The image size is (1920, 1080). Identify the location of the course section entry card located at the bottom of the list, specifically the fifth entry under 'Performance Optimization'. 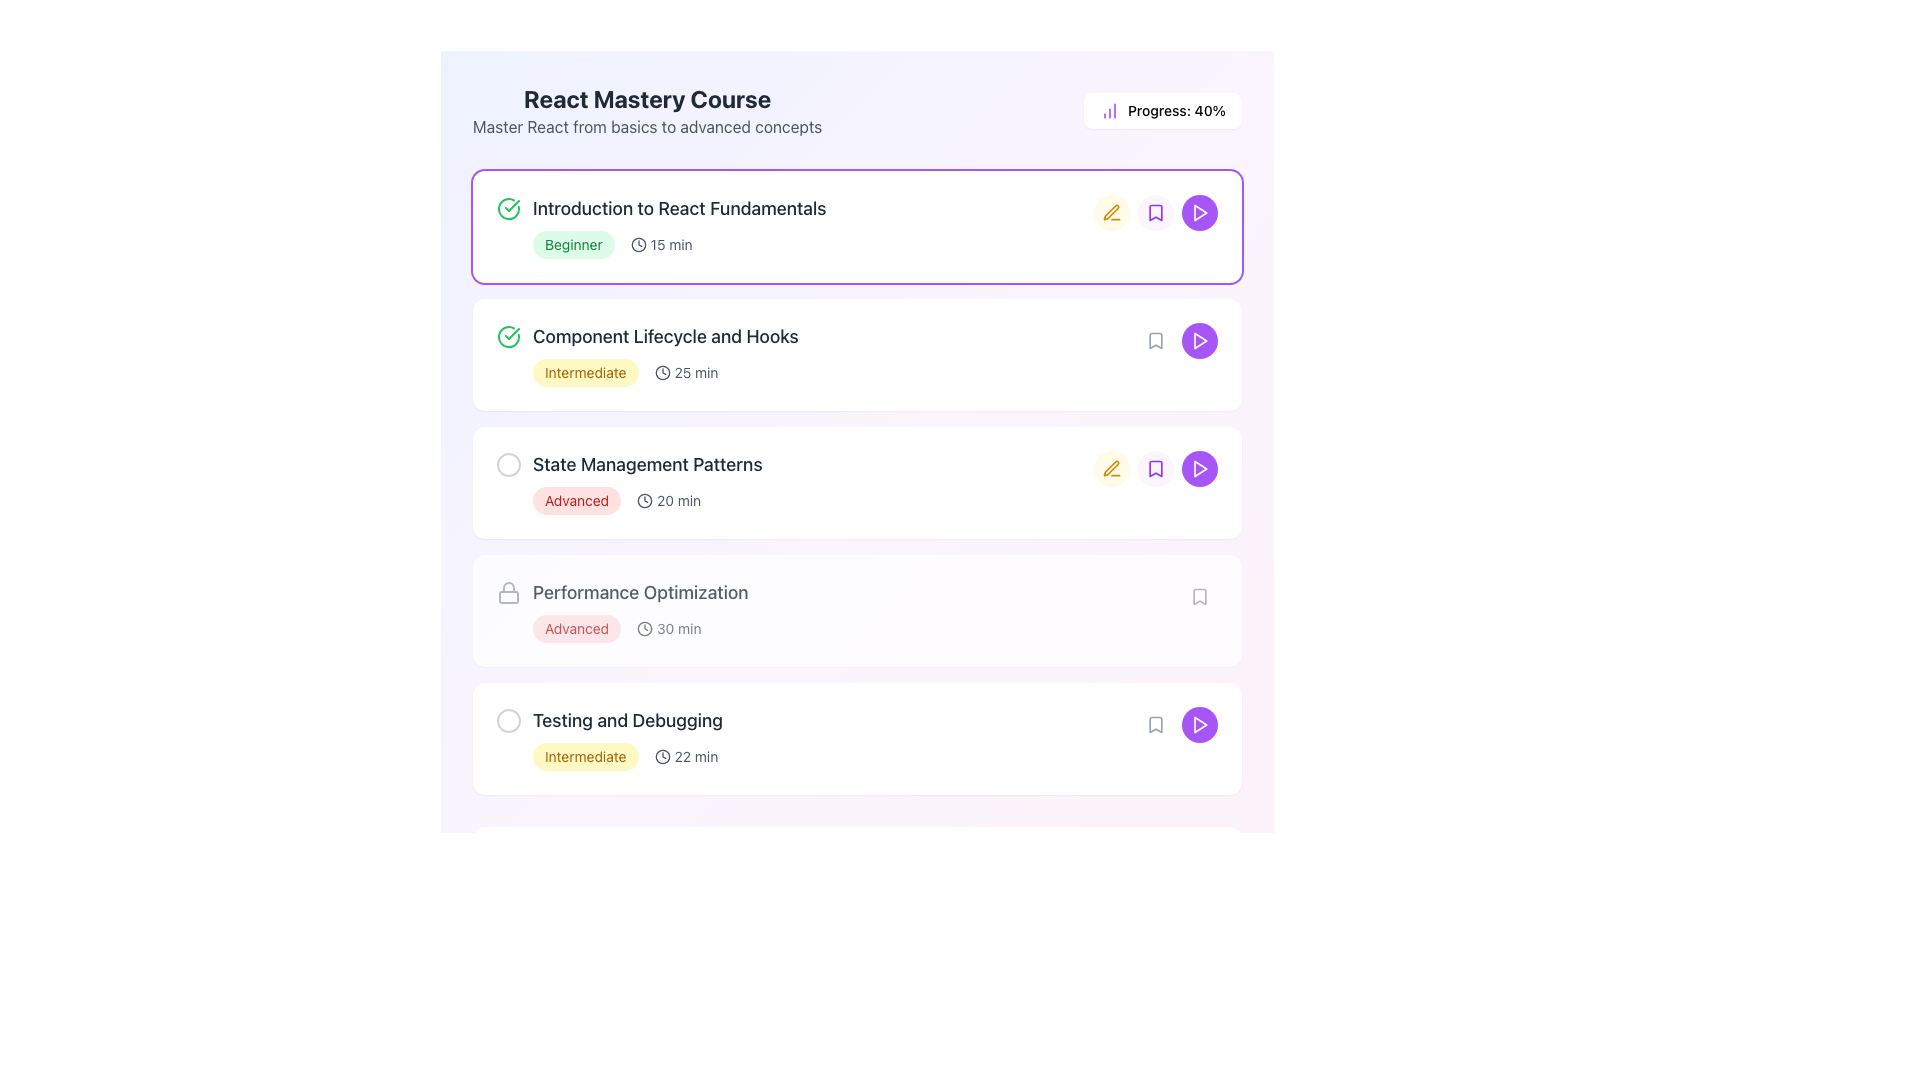
(857, 739).